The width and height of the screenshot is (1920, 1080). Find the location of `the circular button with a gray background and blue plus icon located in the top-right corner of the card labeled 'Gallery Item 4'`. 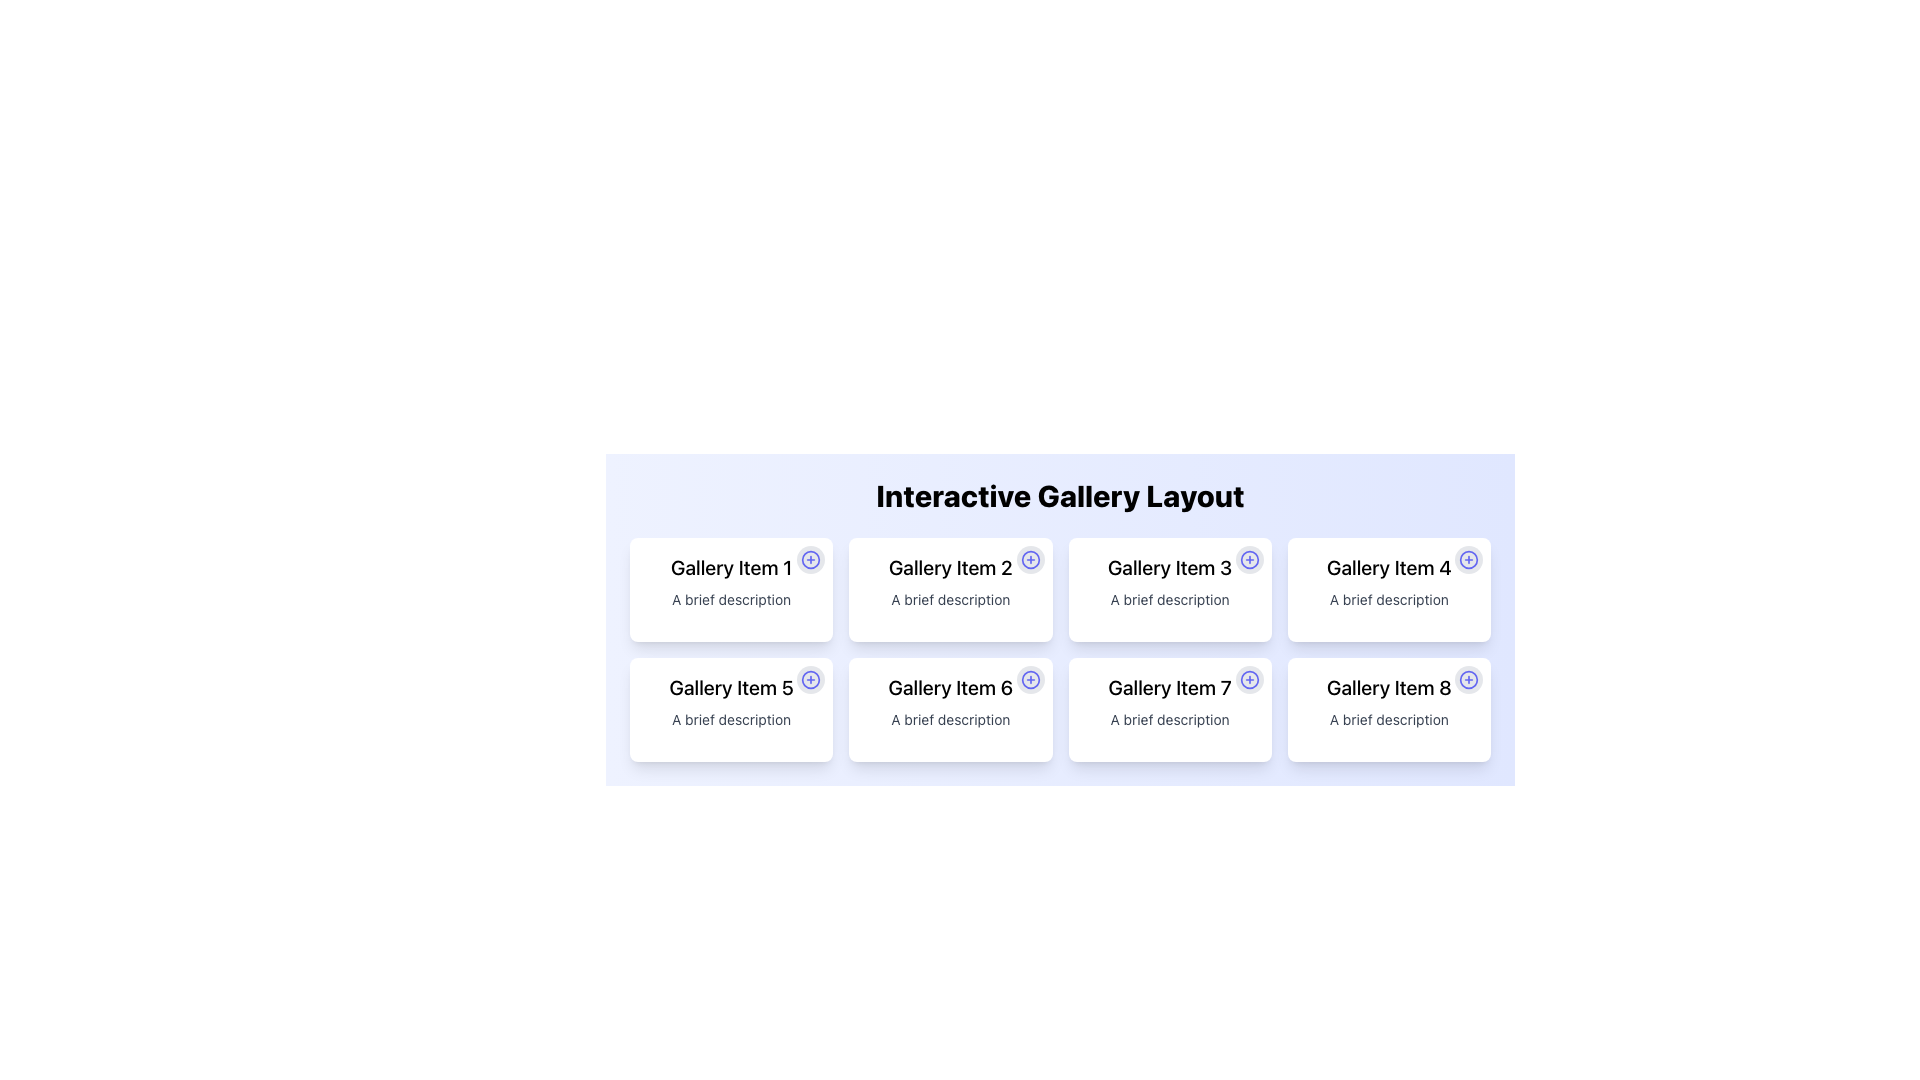

the circular button with a gray background and blue plus icon located in the top-right corner of the card labeled 'Gallery Item 4' is located at coordinates (1468, 559).